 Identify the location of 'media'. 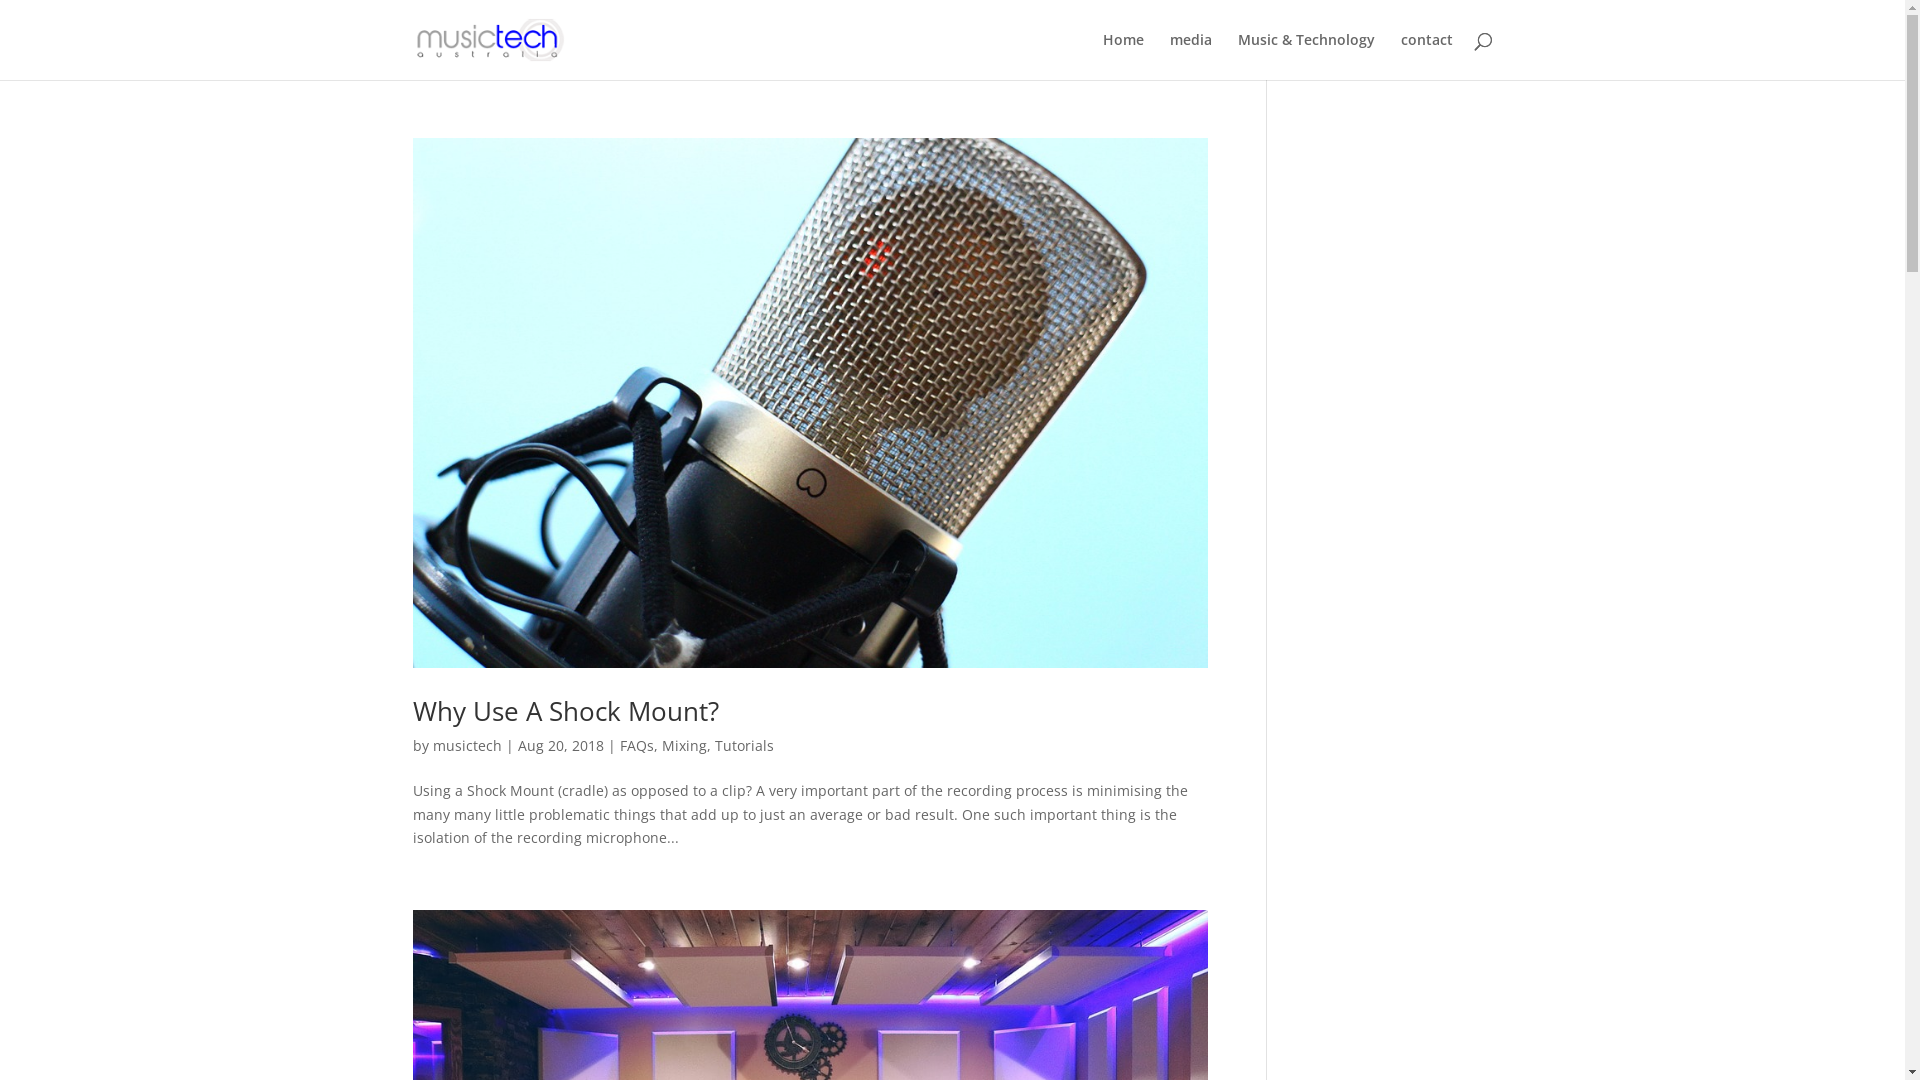
(1190, 55).